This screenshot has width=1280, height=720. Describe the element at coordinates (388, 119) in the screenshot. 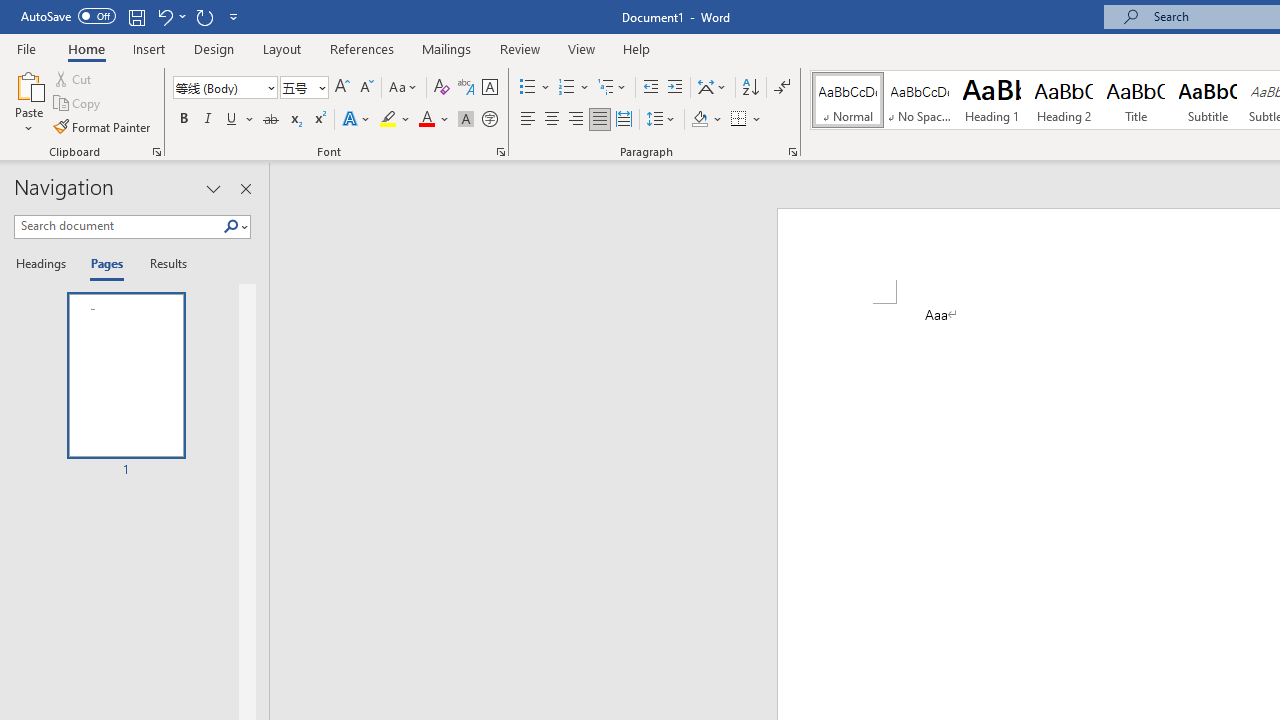

I see `'Text Highlight Color Yellow'` at that location.